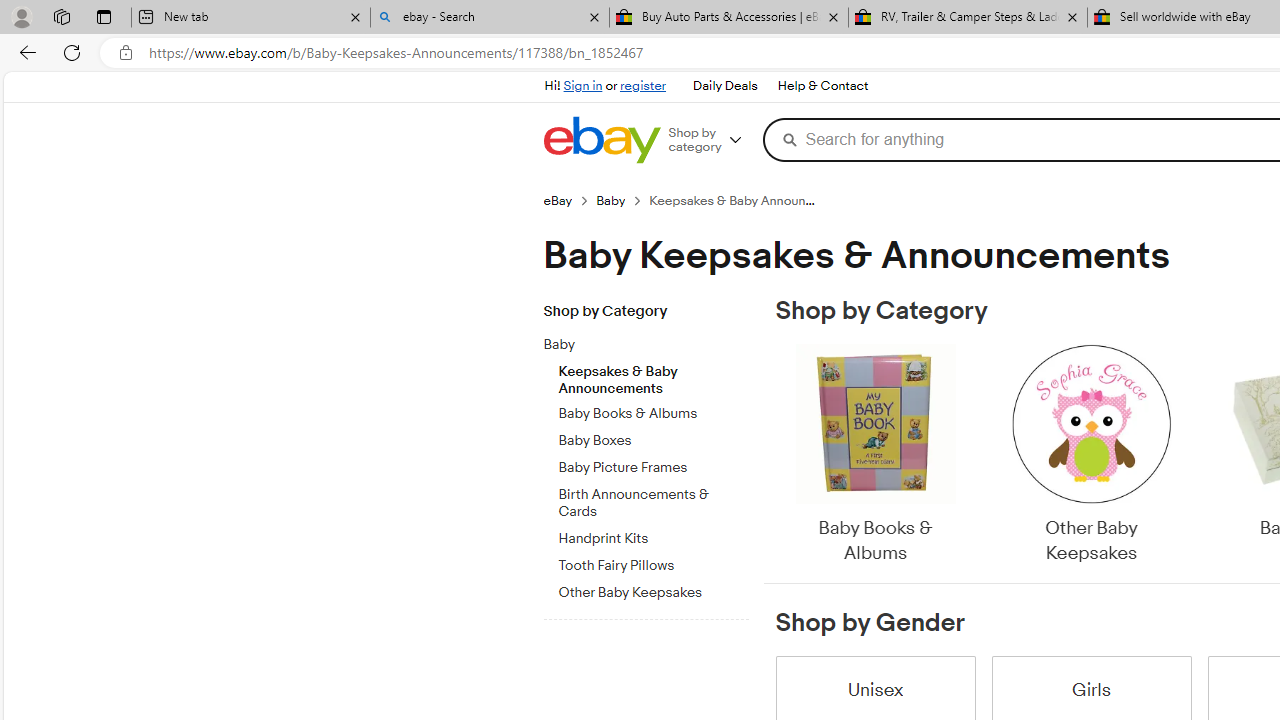  I want to click on 'Handprint Kits', so click(653, 534).